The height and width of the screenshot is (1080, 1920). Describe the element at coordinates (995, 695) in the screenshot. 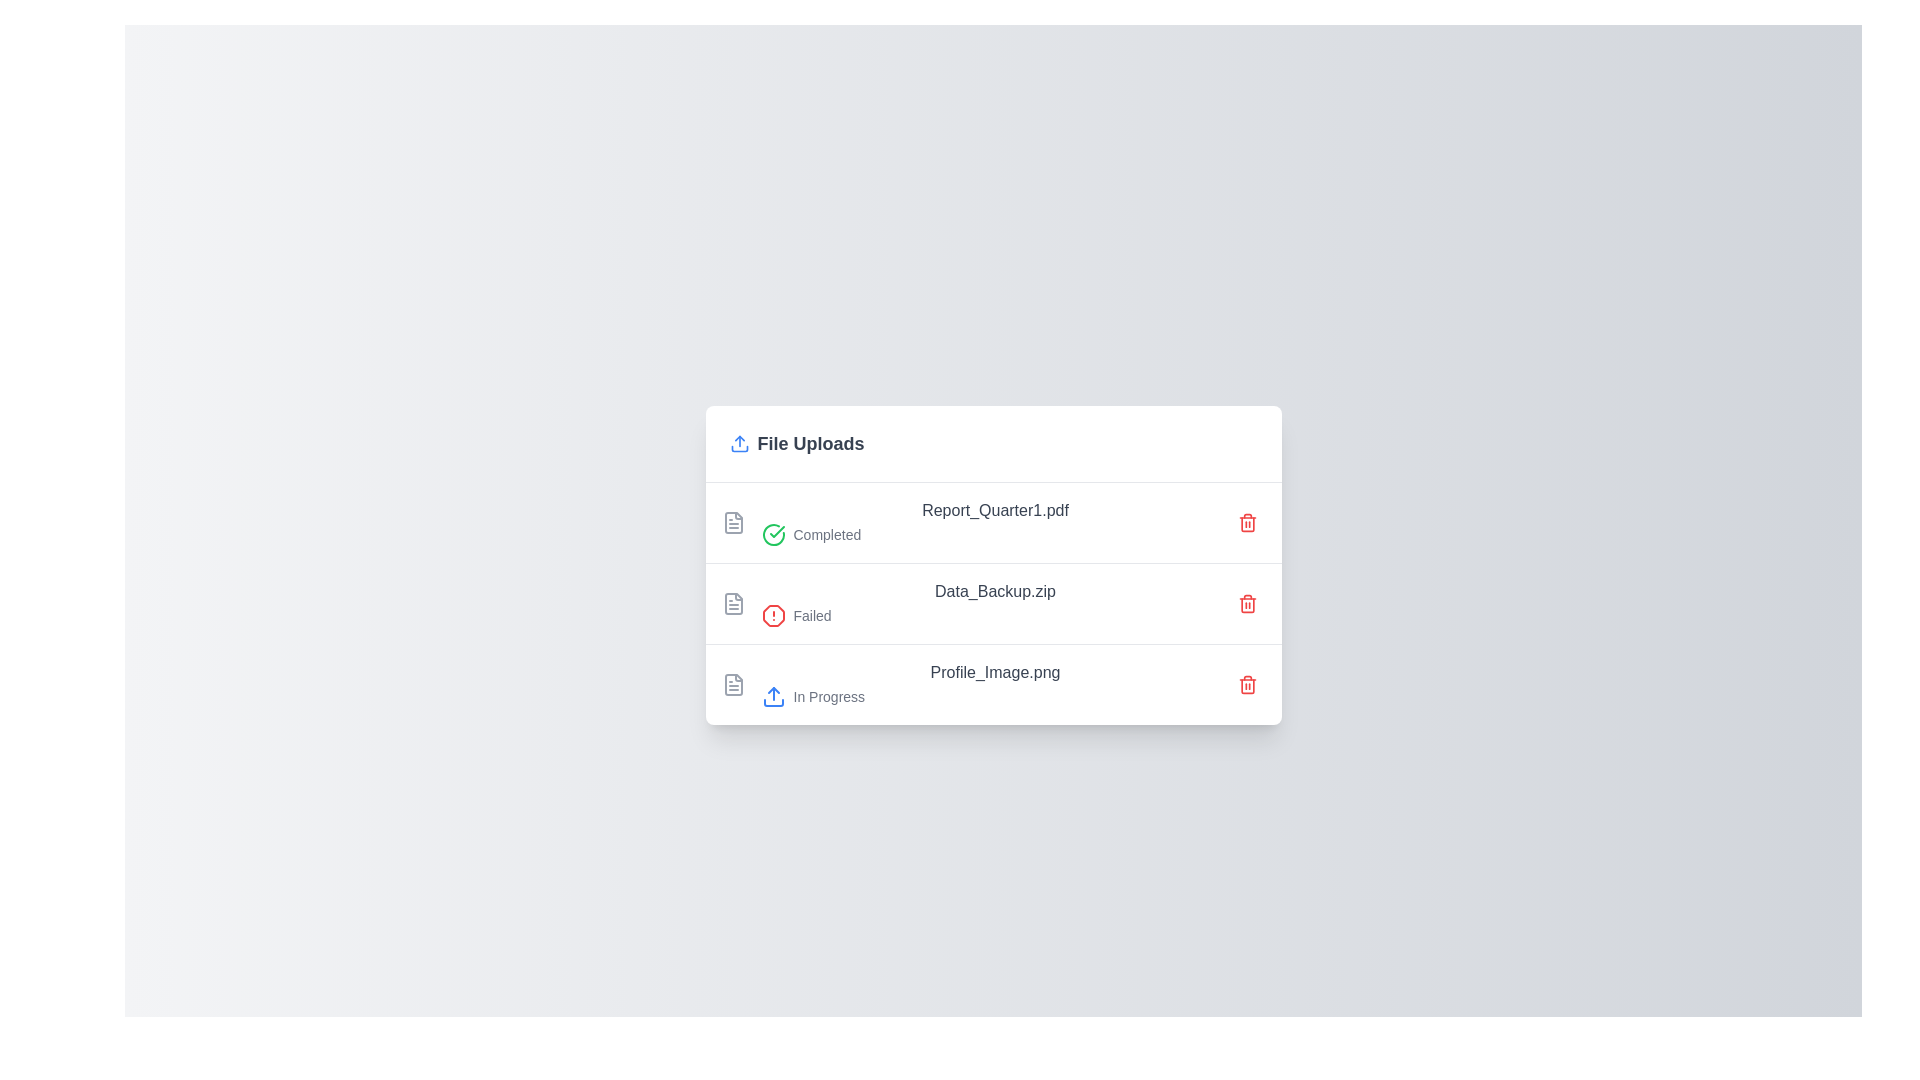

I see `the Status Indicator for the file 'Profile_Image.png', which shows the upload status currently in progress, located in the third row of the upload status table, to the left of the row's center` at that location.